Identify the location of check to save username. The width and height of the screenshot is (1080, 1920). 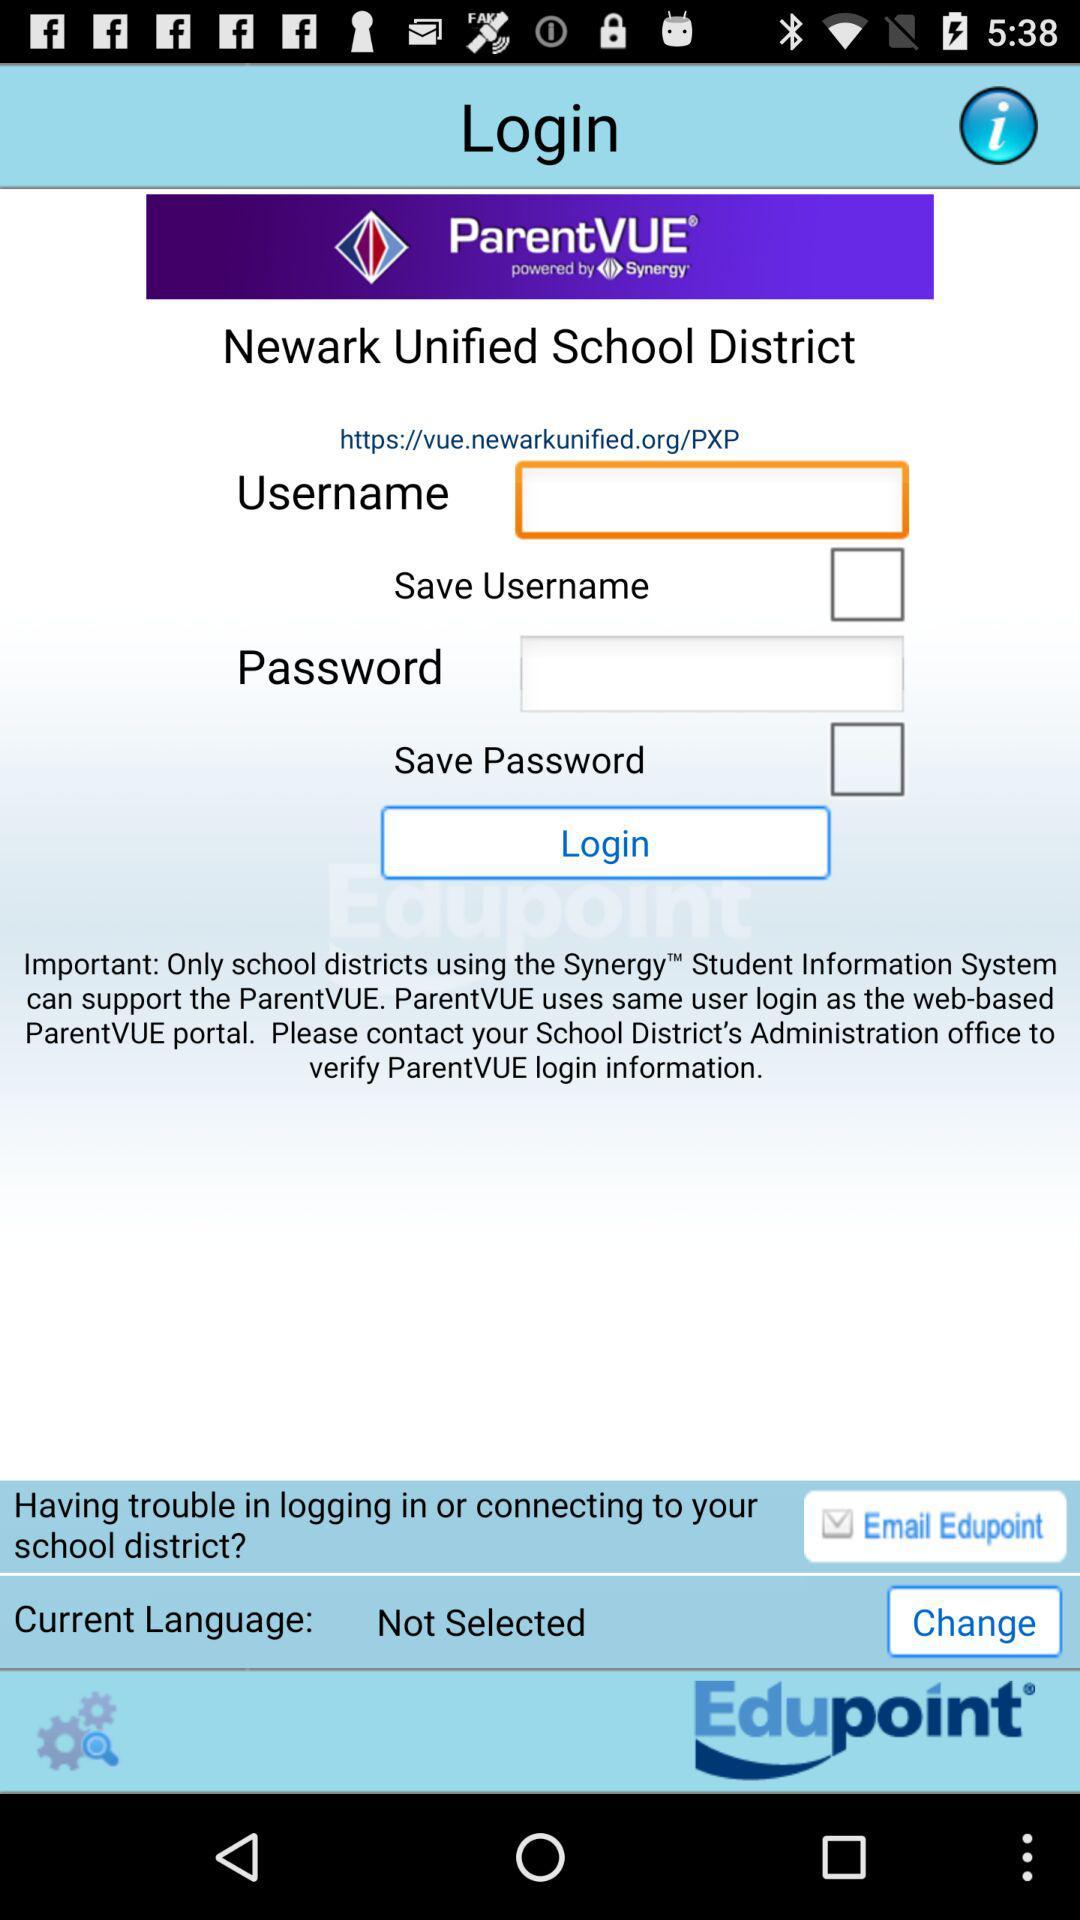
(861, 581).